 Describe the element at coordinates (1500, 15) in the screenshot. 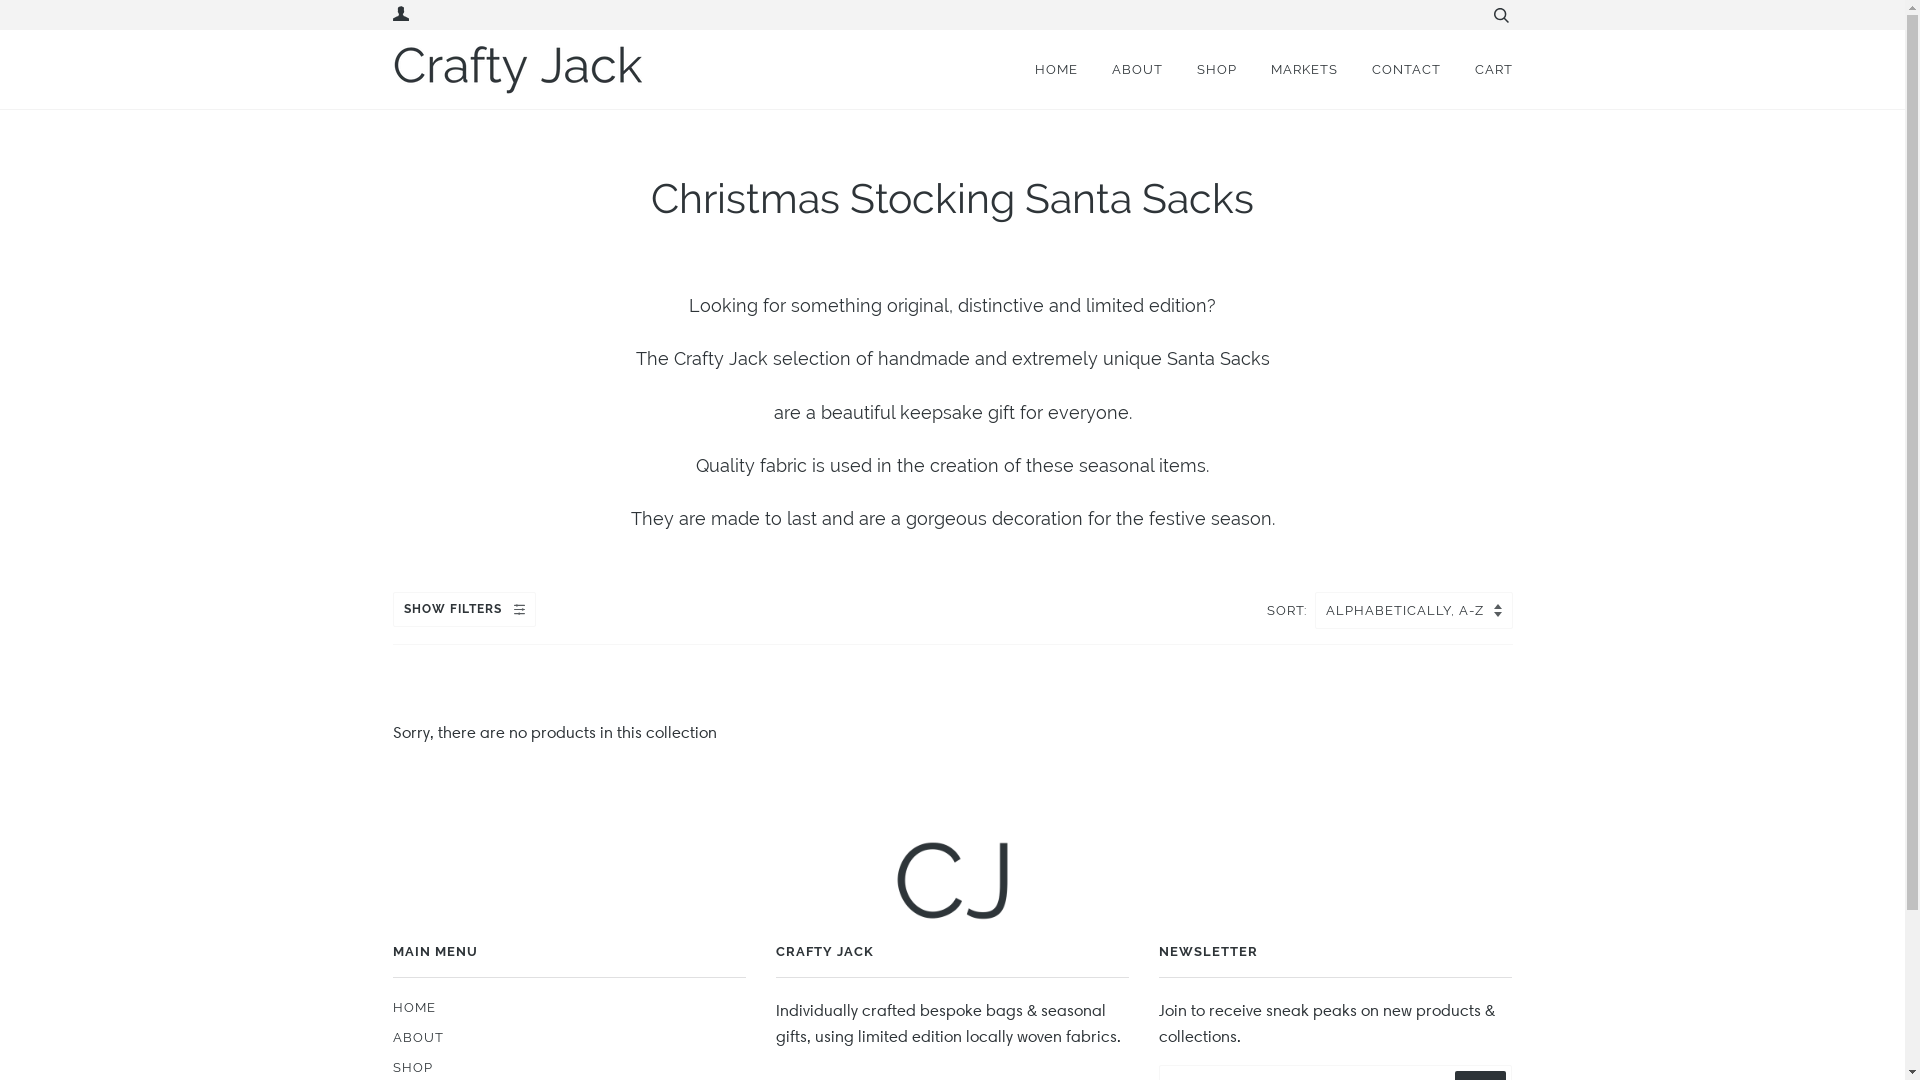

I see `'Search'` at that location.